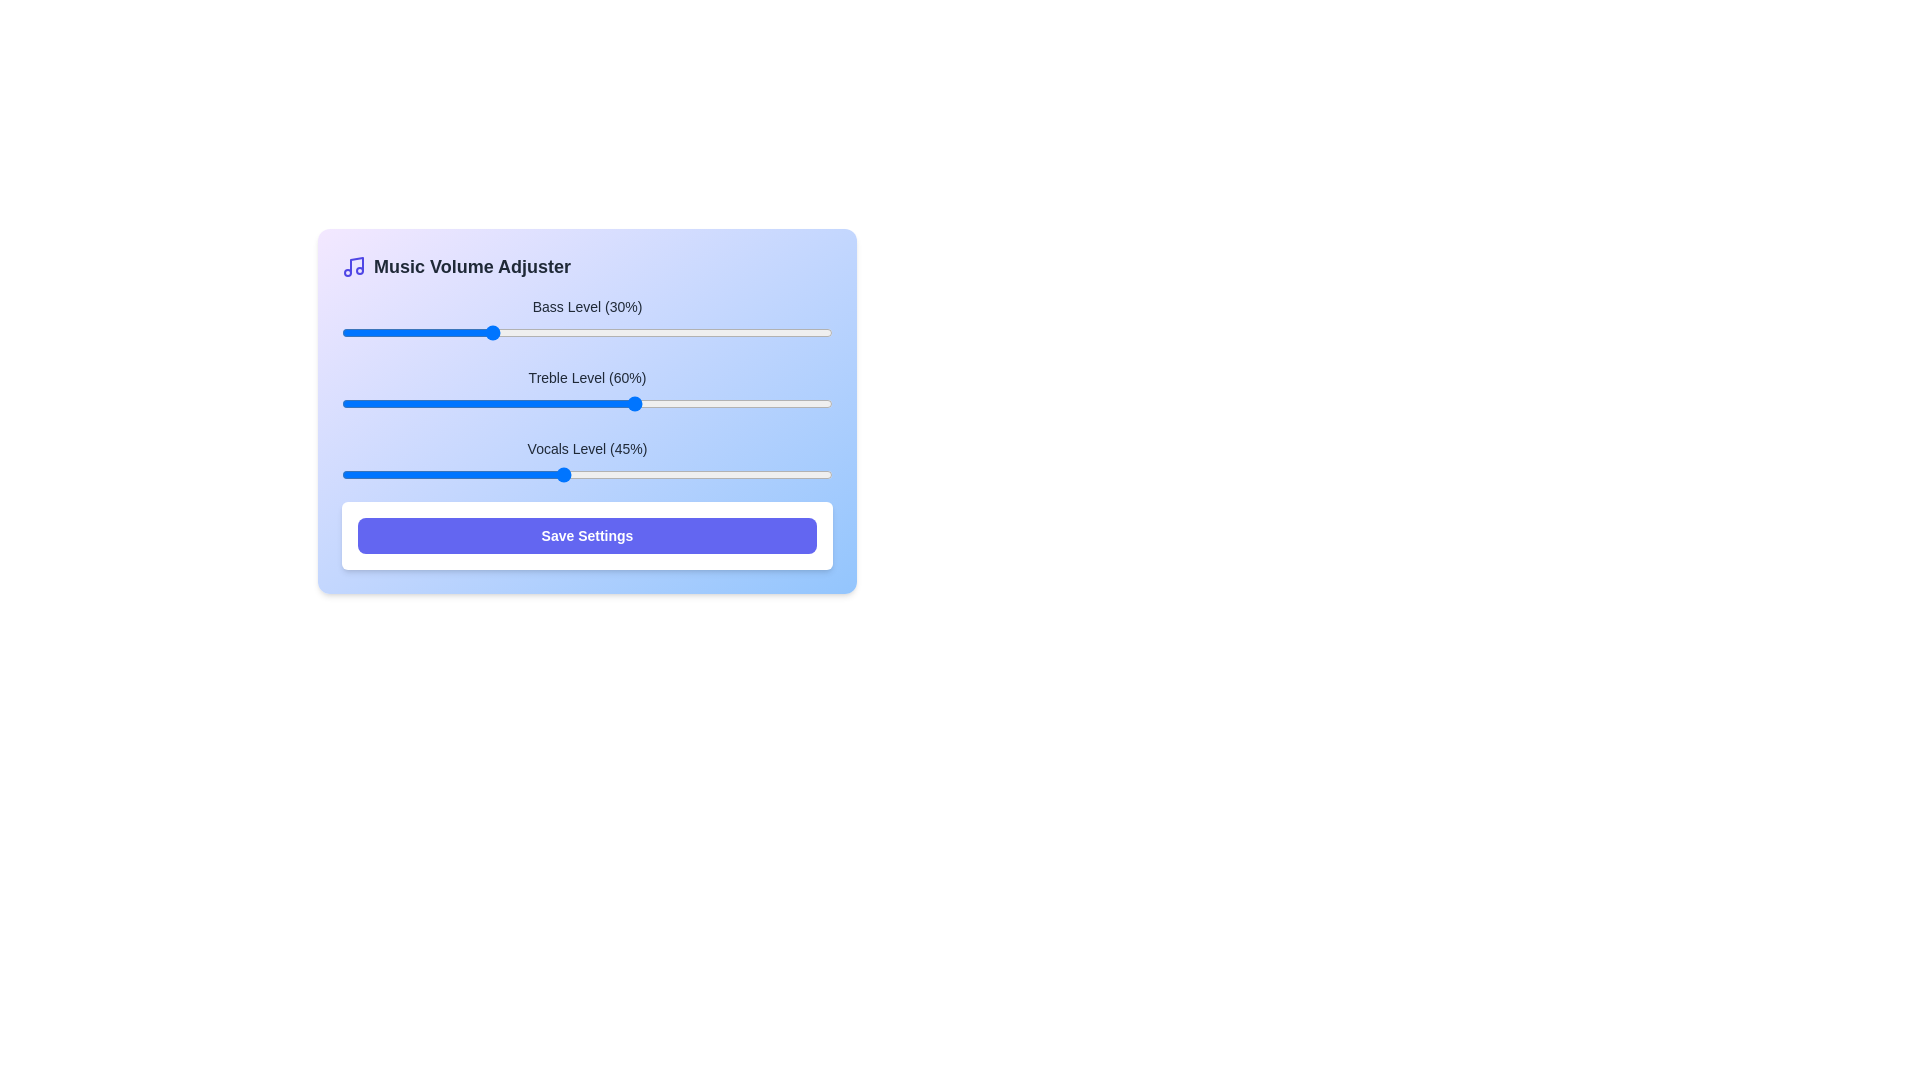 Image resolution: width=1920 pixels, height=1080 pixels. What do you see at coordinates (419, 331) in the screenshot?
I see `the bass level` at bounding box center [419, 331].